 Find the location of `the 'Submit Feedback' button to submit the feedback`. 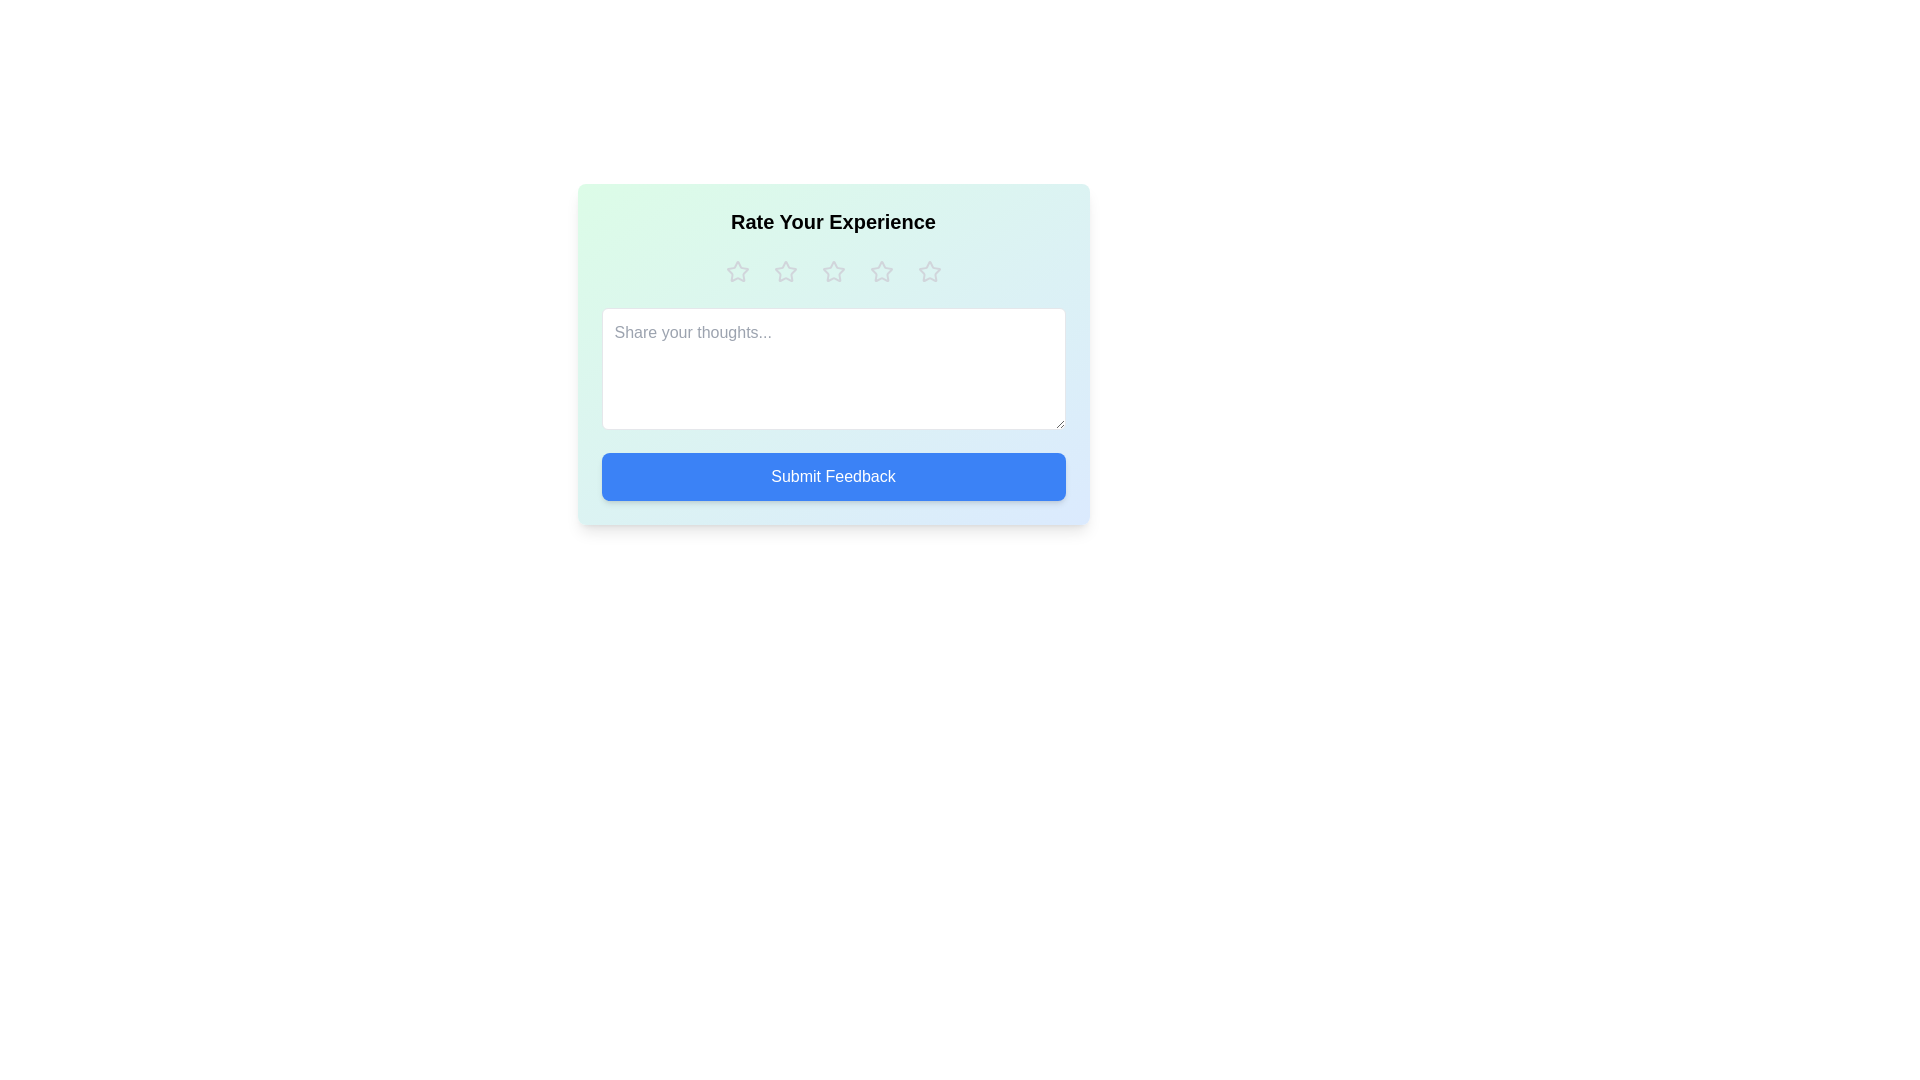

the 'Submit Feedback' button to submit the feedback is located at coordinates (833, 477).